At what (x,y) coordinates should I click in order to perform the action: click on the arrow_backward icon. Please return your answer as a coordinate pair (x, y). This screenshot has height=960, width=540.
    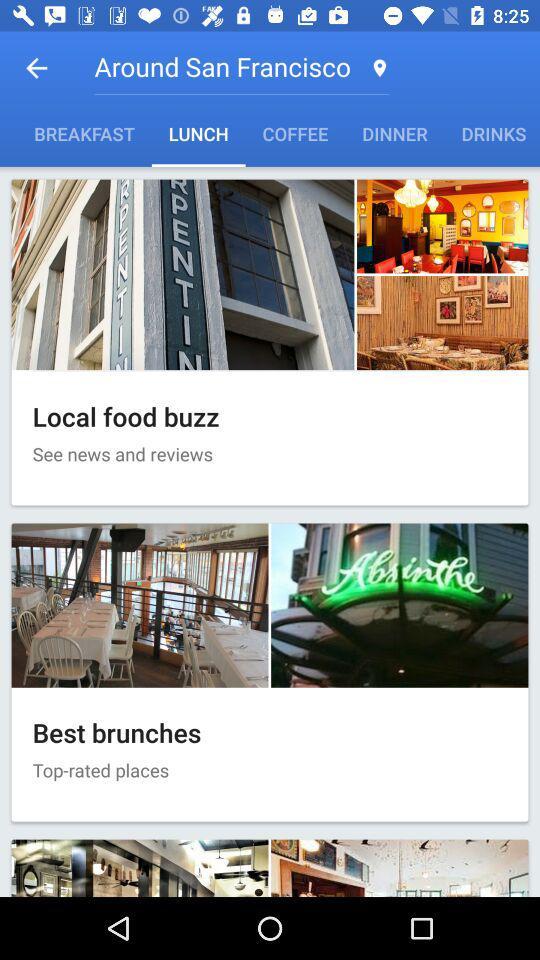
    Looking at the image, I should click on (36, 68).